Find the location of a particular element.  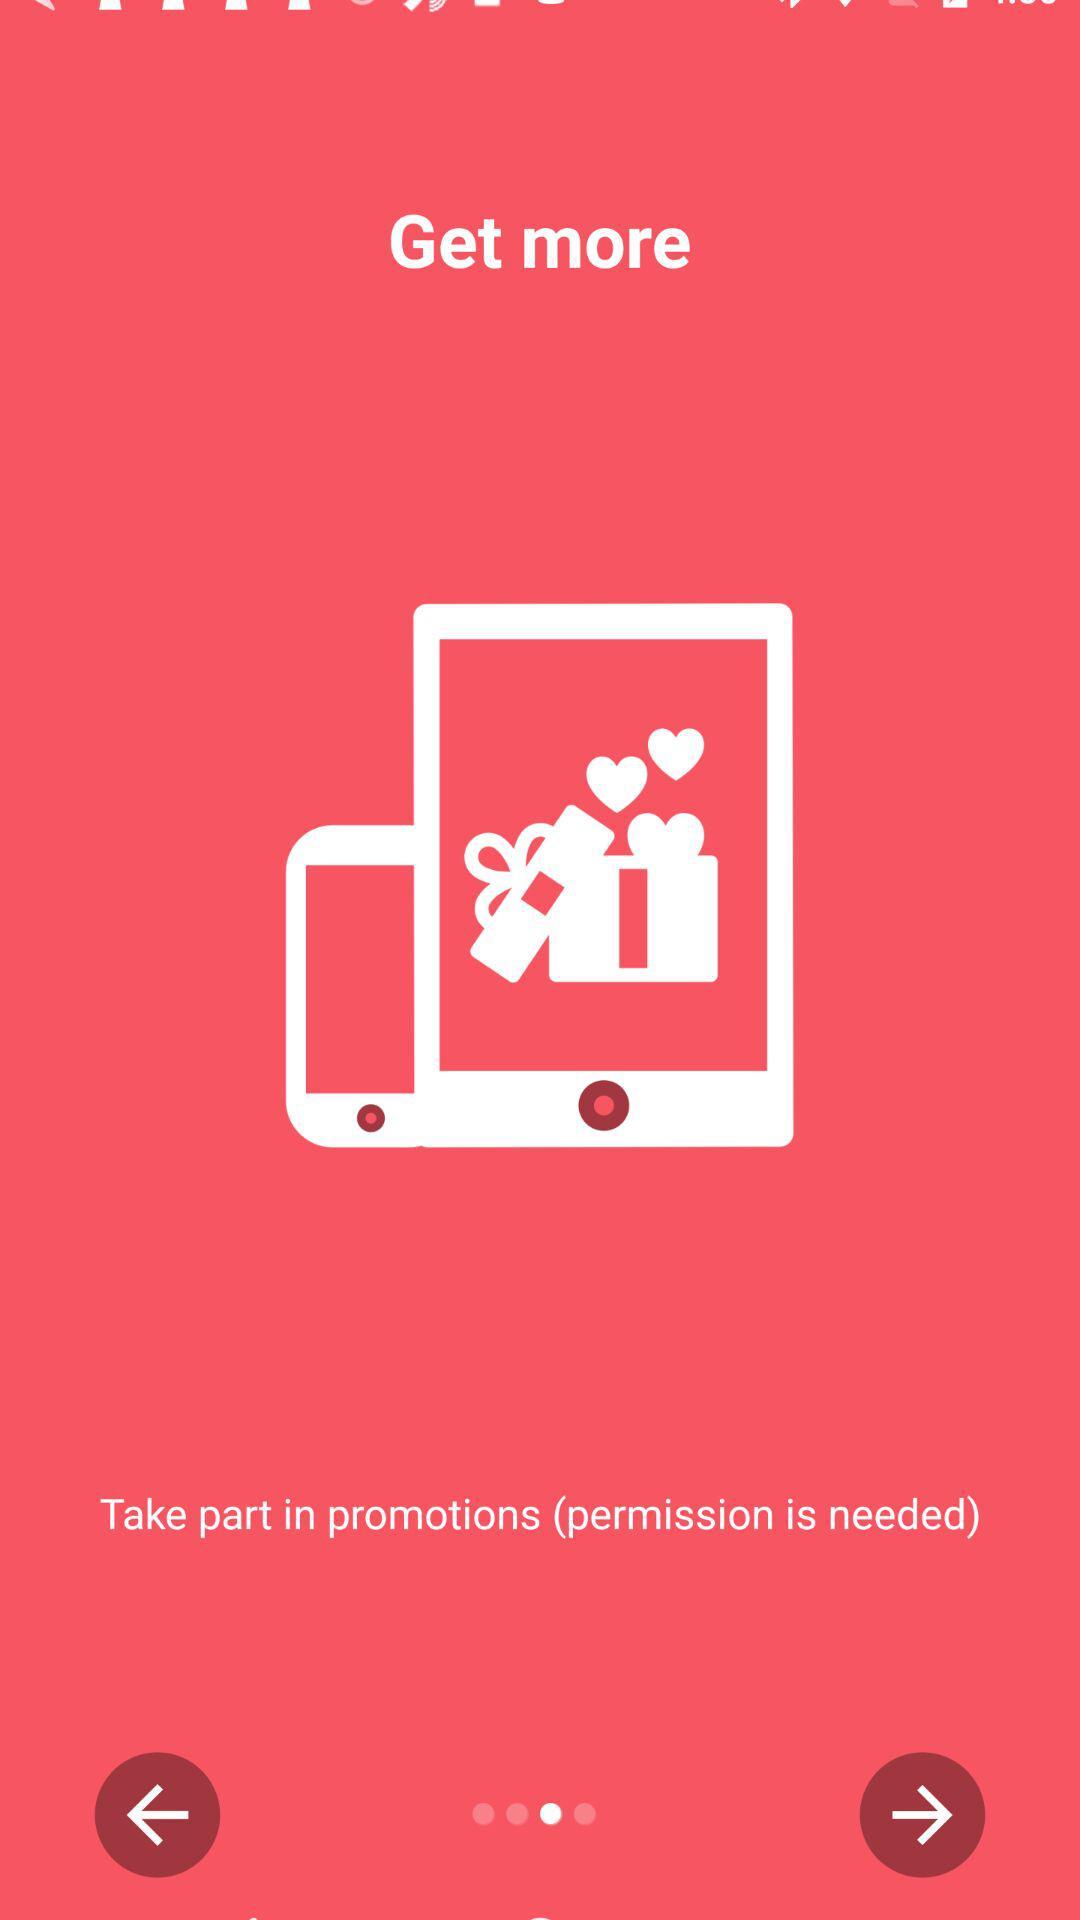

previous is located at coordinates (156, 1814).